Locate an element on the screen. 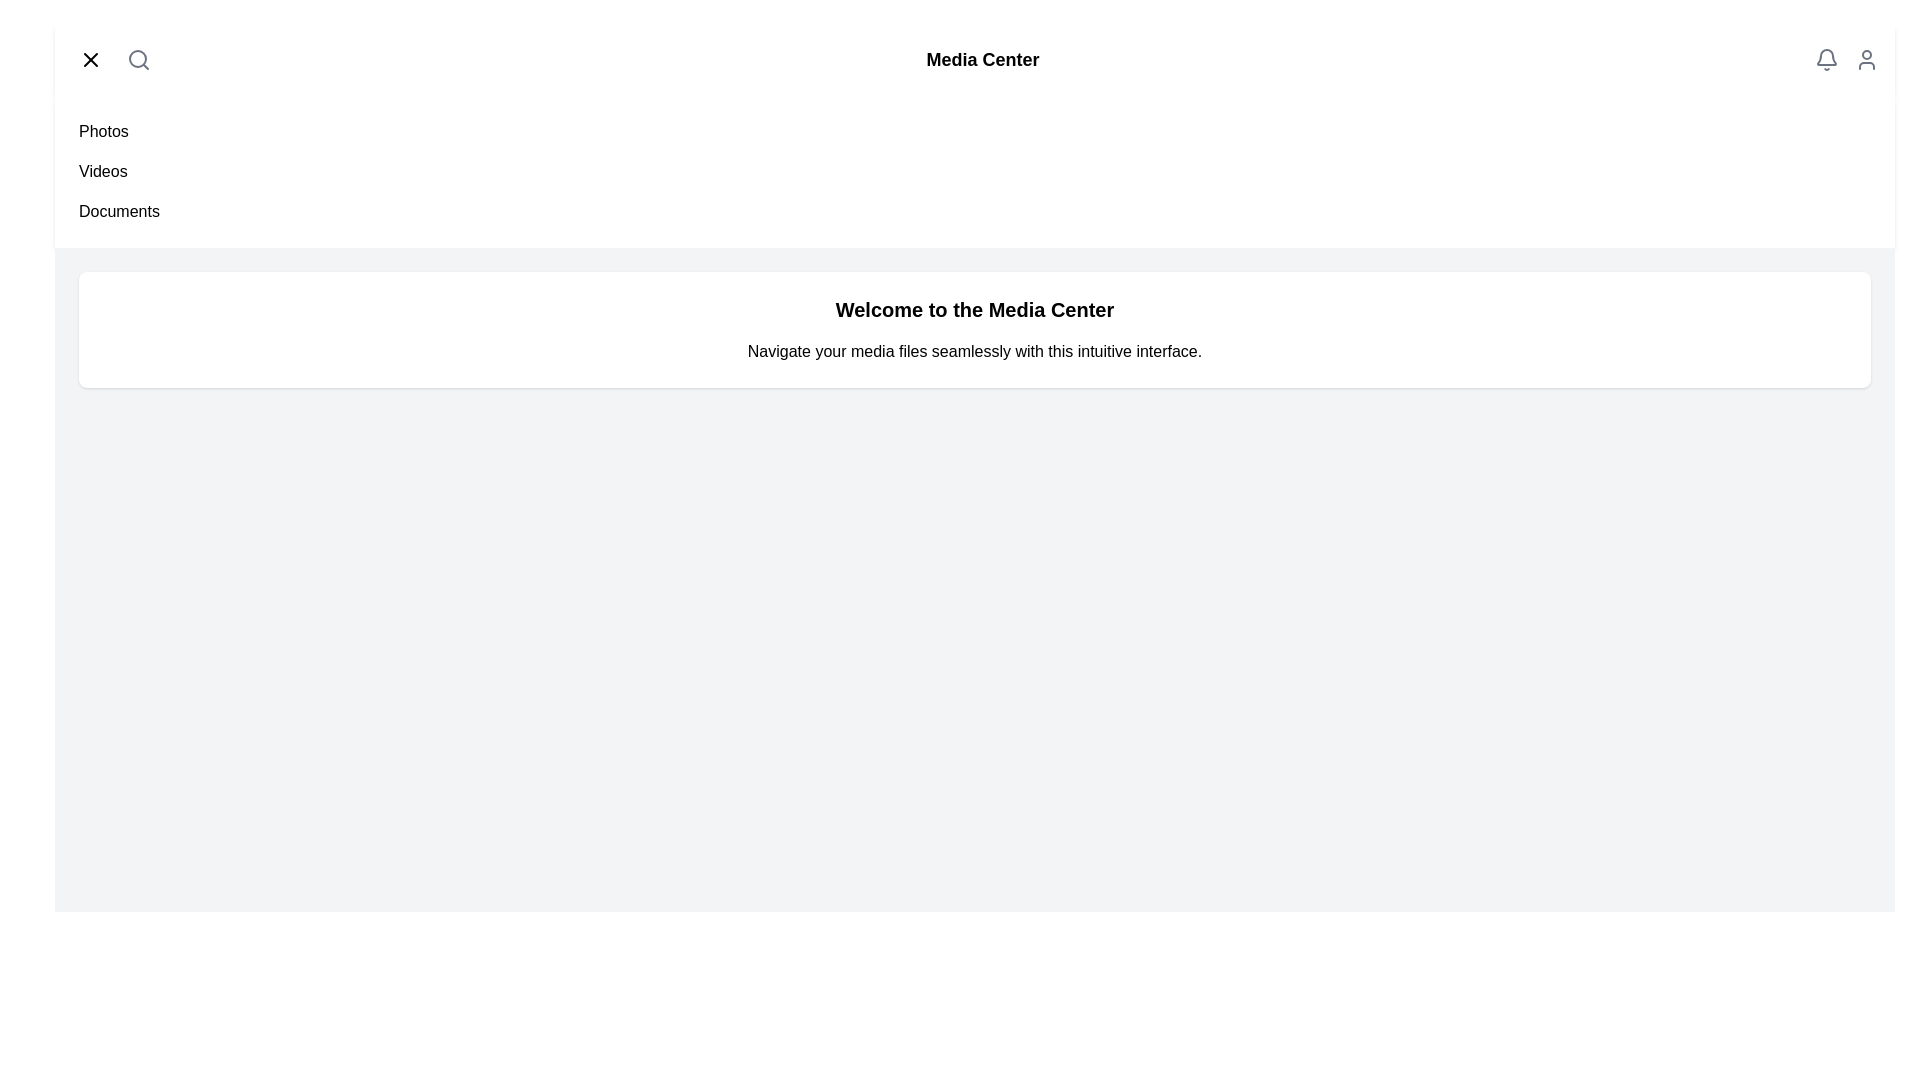 The height and width of the screenshot is (1080, 1920). the menu item Photos from the side menu is located at coordinates (101, 131).